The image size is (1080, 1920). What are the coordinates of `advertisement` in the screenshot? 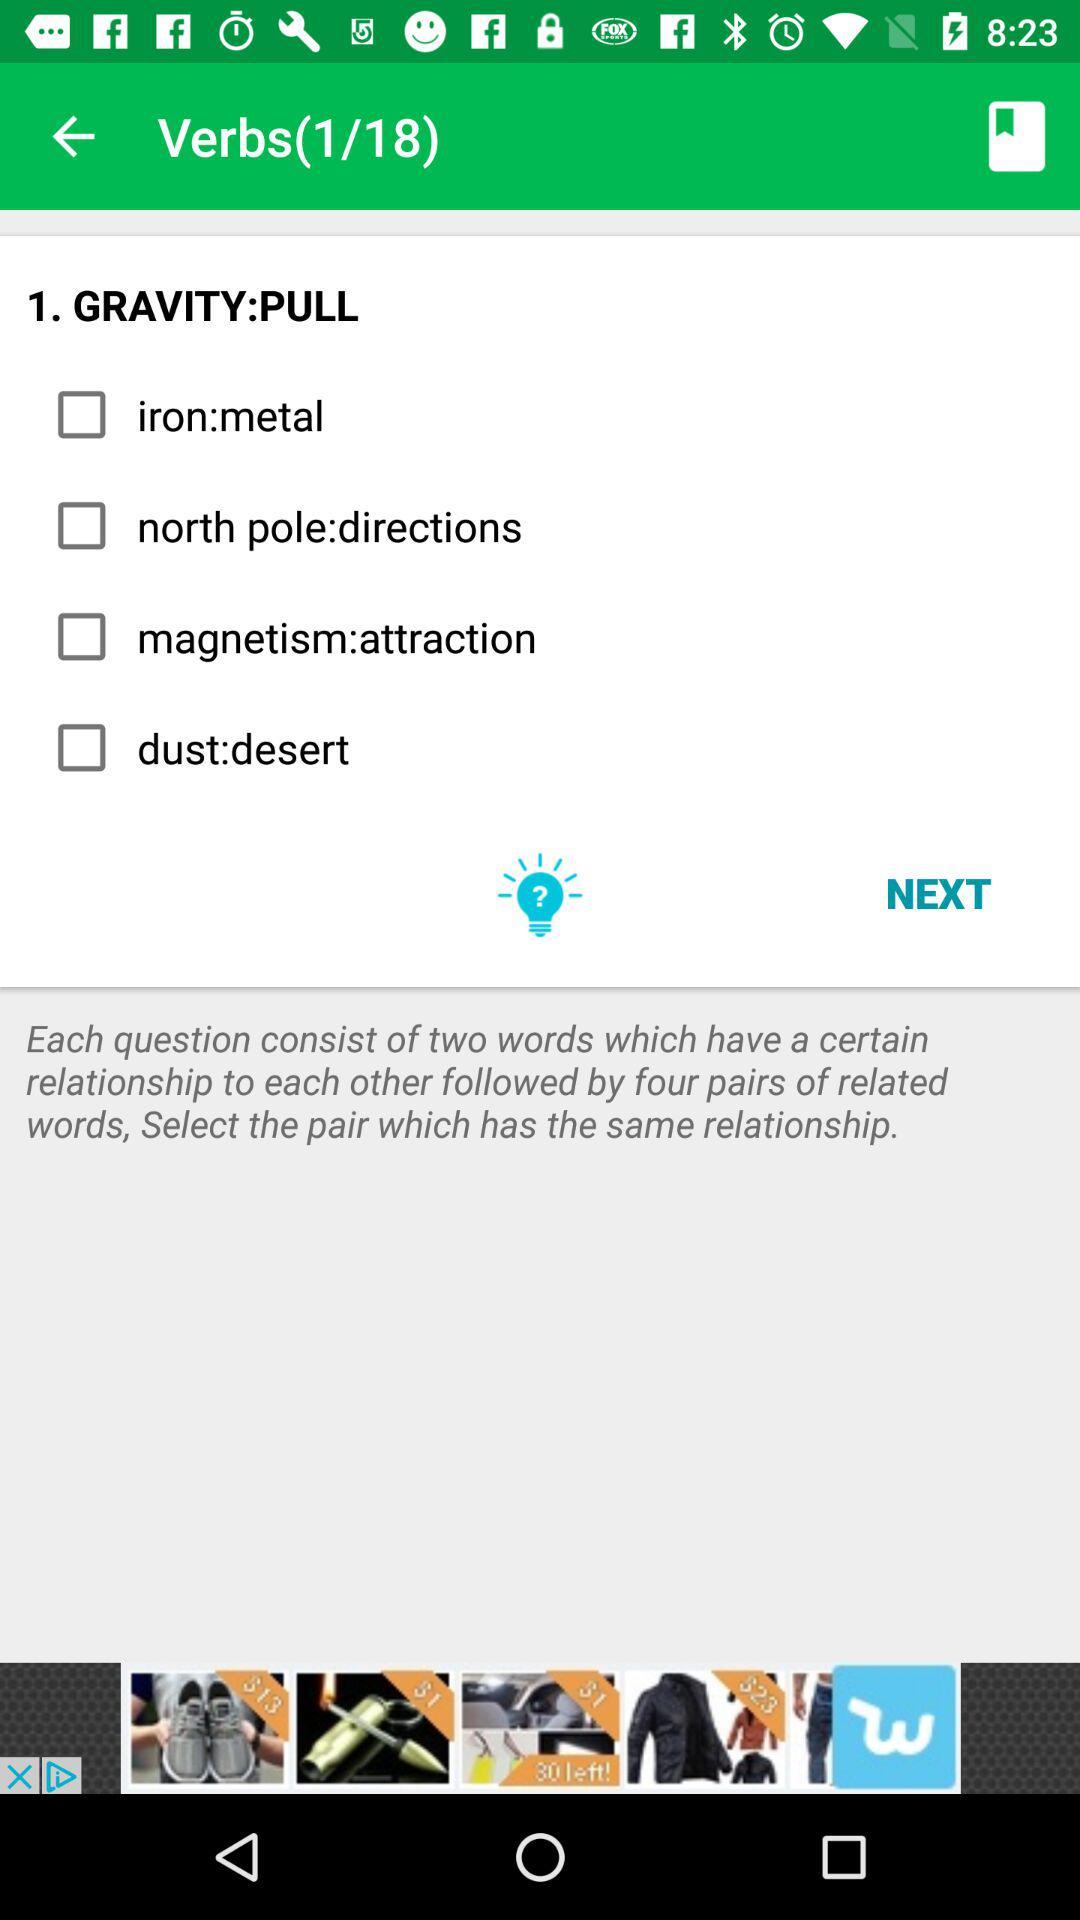 It's located at (540, 1727).